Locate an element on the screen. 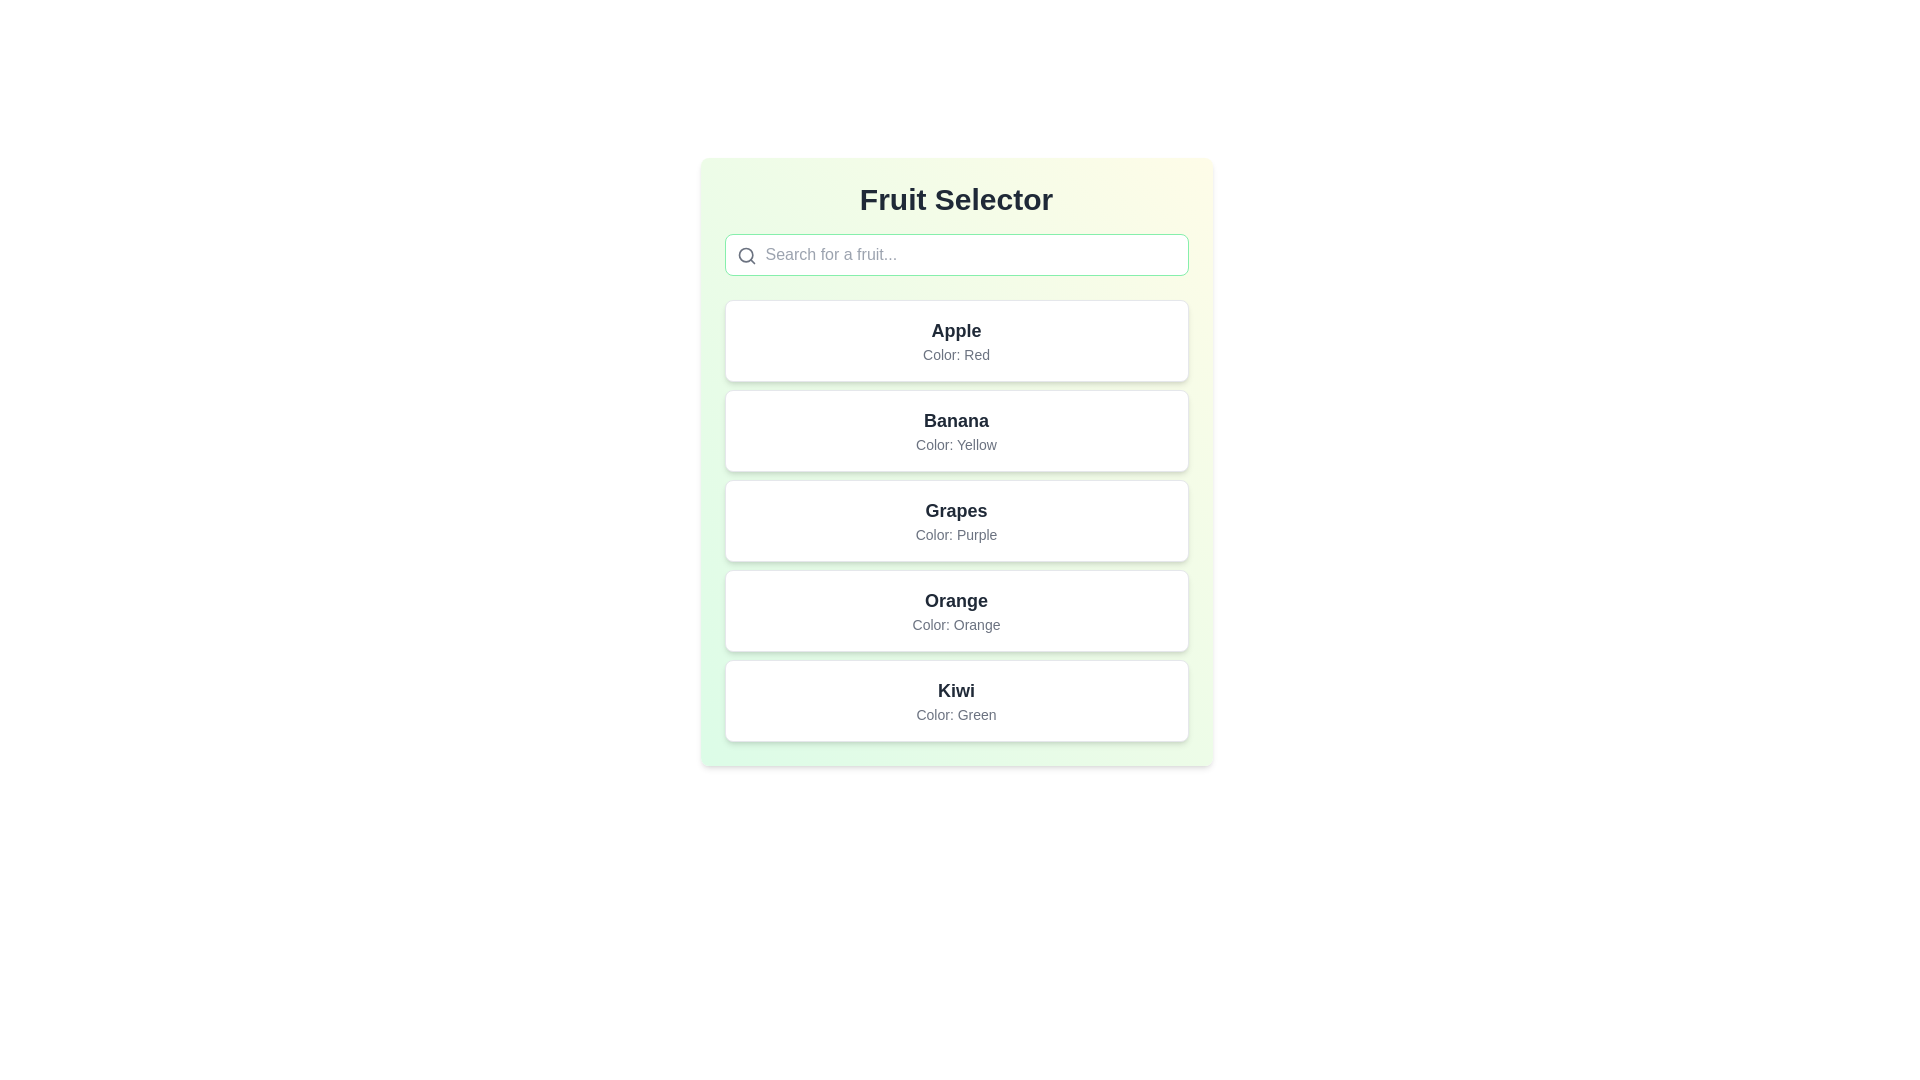 The height and width of the screenshot is (1080, 1920). the selectable card displaying 'Banana' with the text 'Color: Yellow' below it, which is the second card in the group of similar cards is located at coordinates (955, 430).